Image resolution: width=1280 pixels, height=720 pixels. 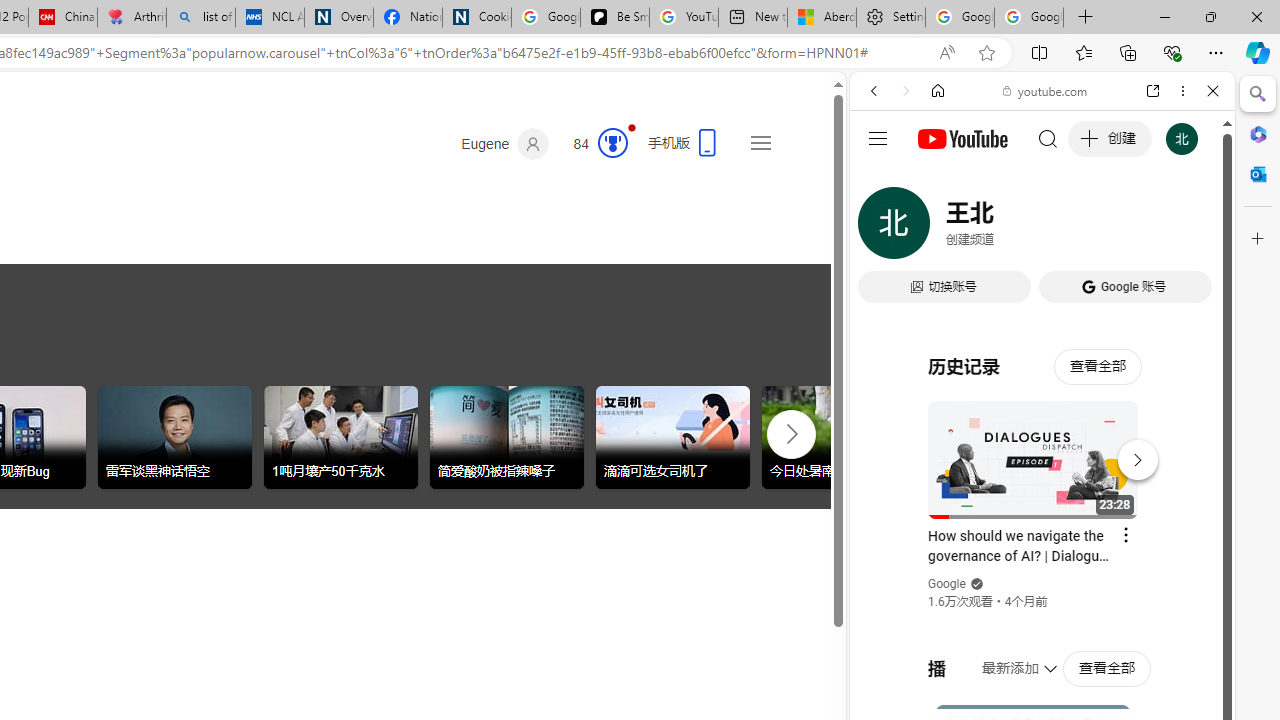 I want to click on 'AutomationID: rh_meter', so click(x=612, y=141).